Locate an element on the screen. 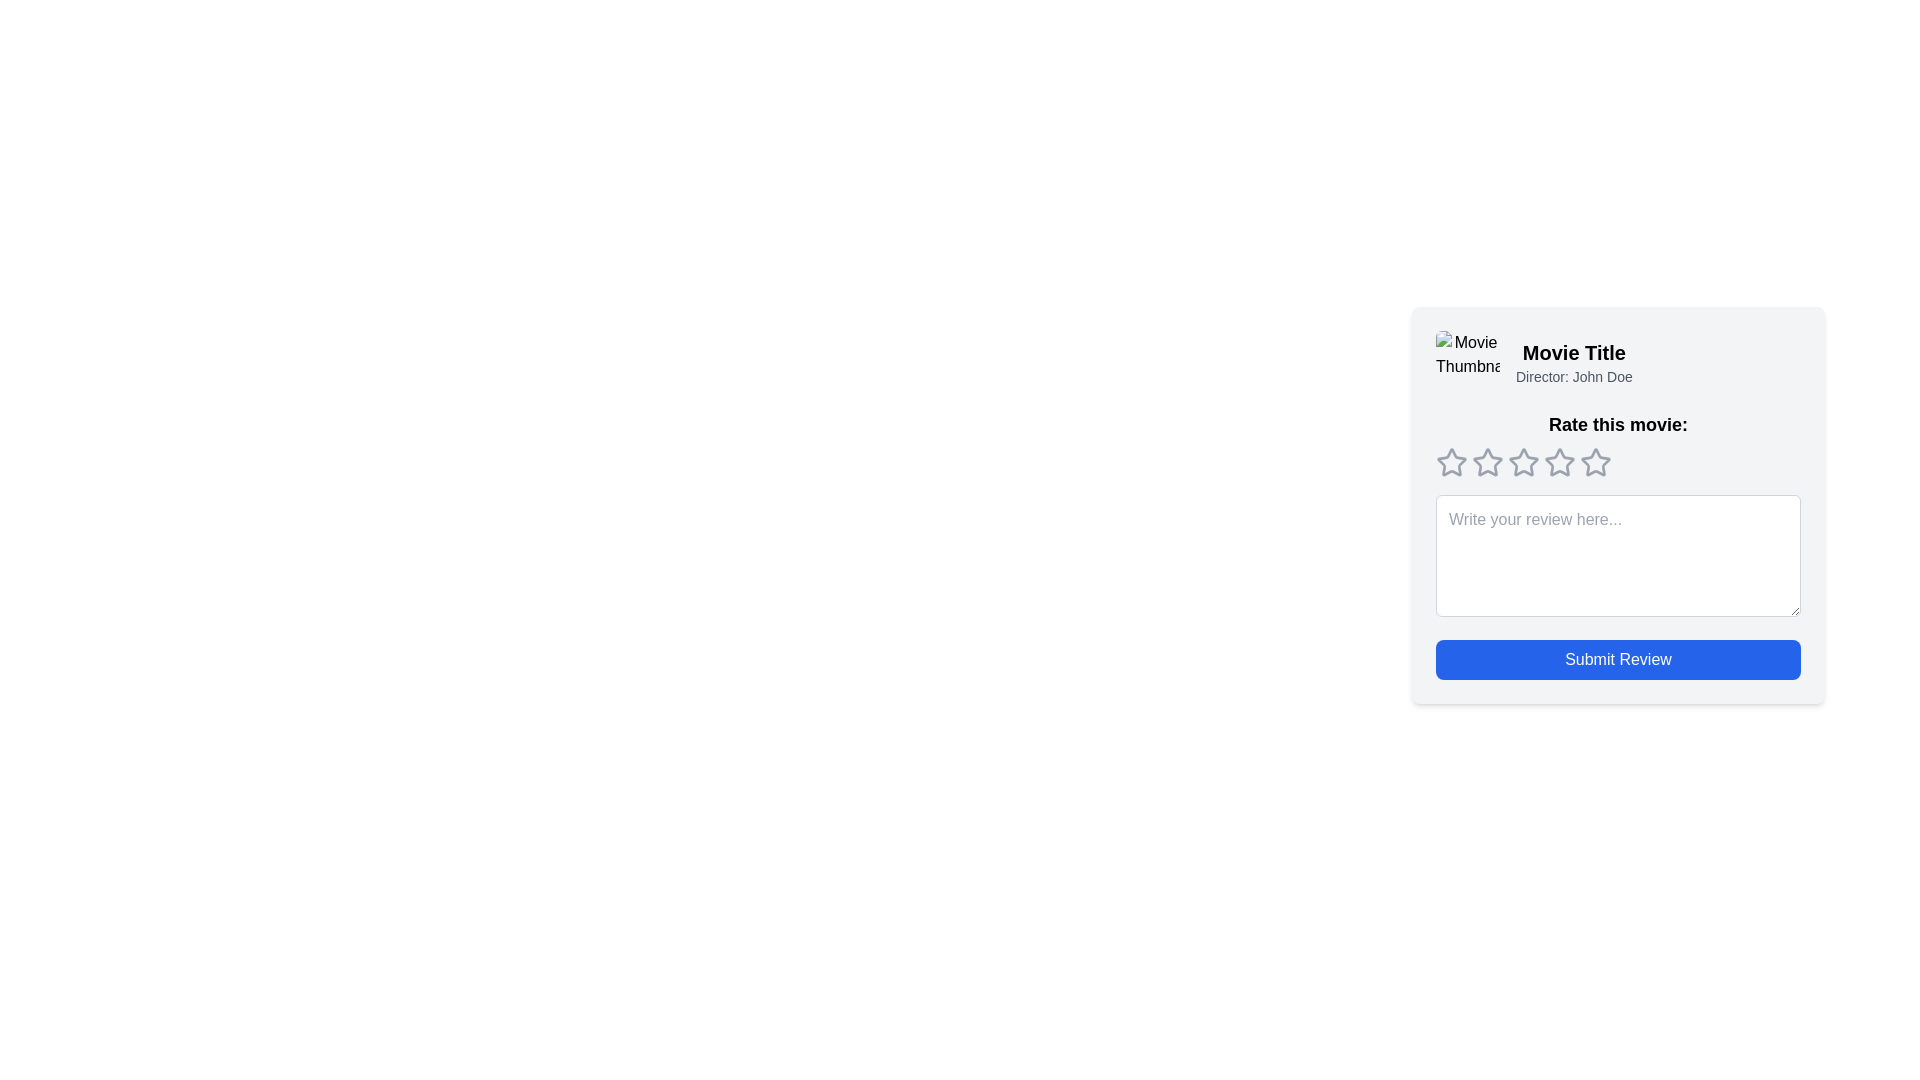 The image size is (1920, 1080). the 'Submit Review' button, which is a rectangular button with white text on a blue background, located at the bottom of the review card is located at coordinates (1618, 659).